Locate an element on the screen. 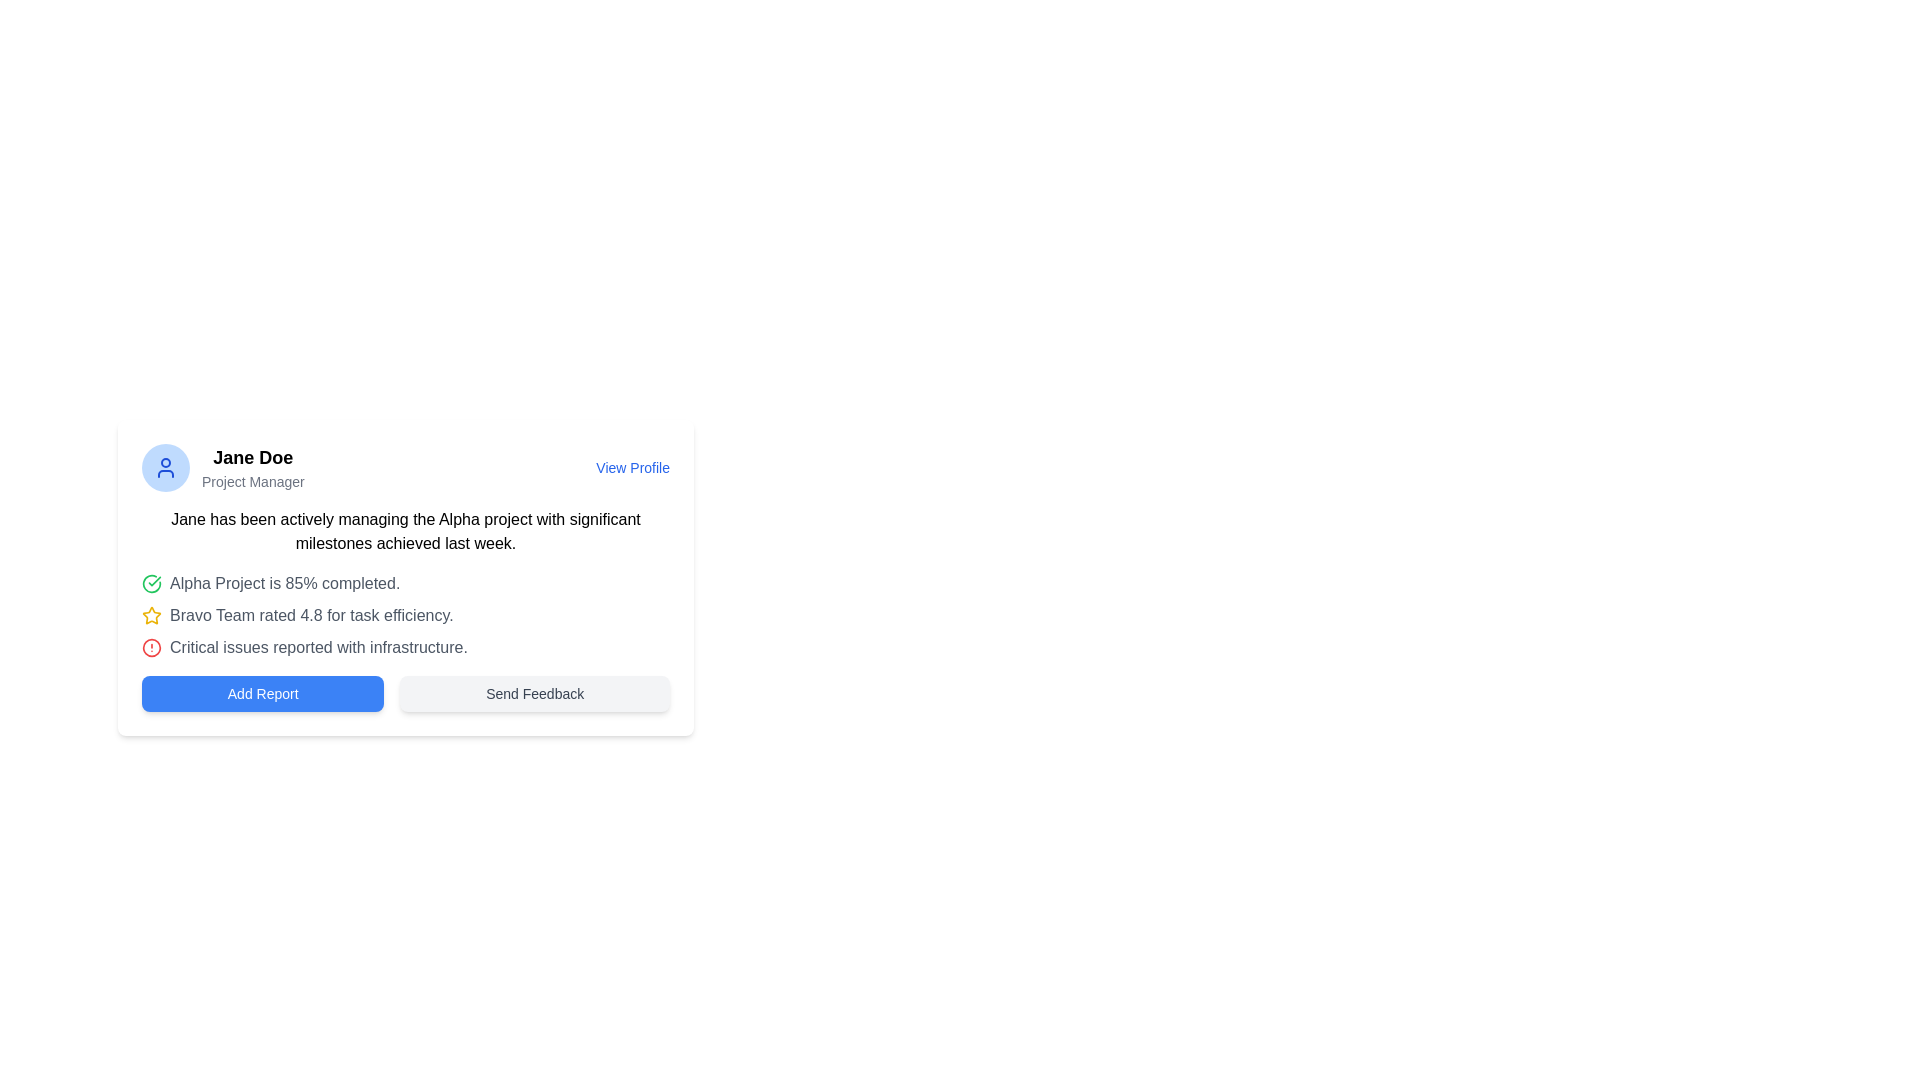 The height and width of the screenshot is (1080, 1920). the star icon with a yellow outline and transparent center, located near the middle-bottom of the user interface, to interact with it is located at coordinates (151, 614).